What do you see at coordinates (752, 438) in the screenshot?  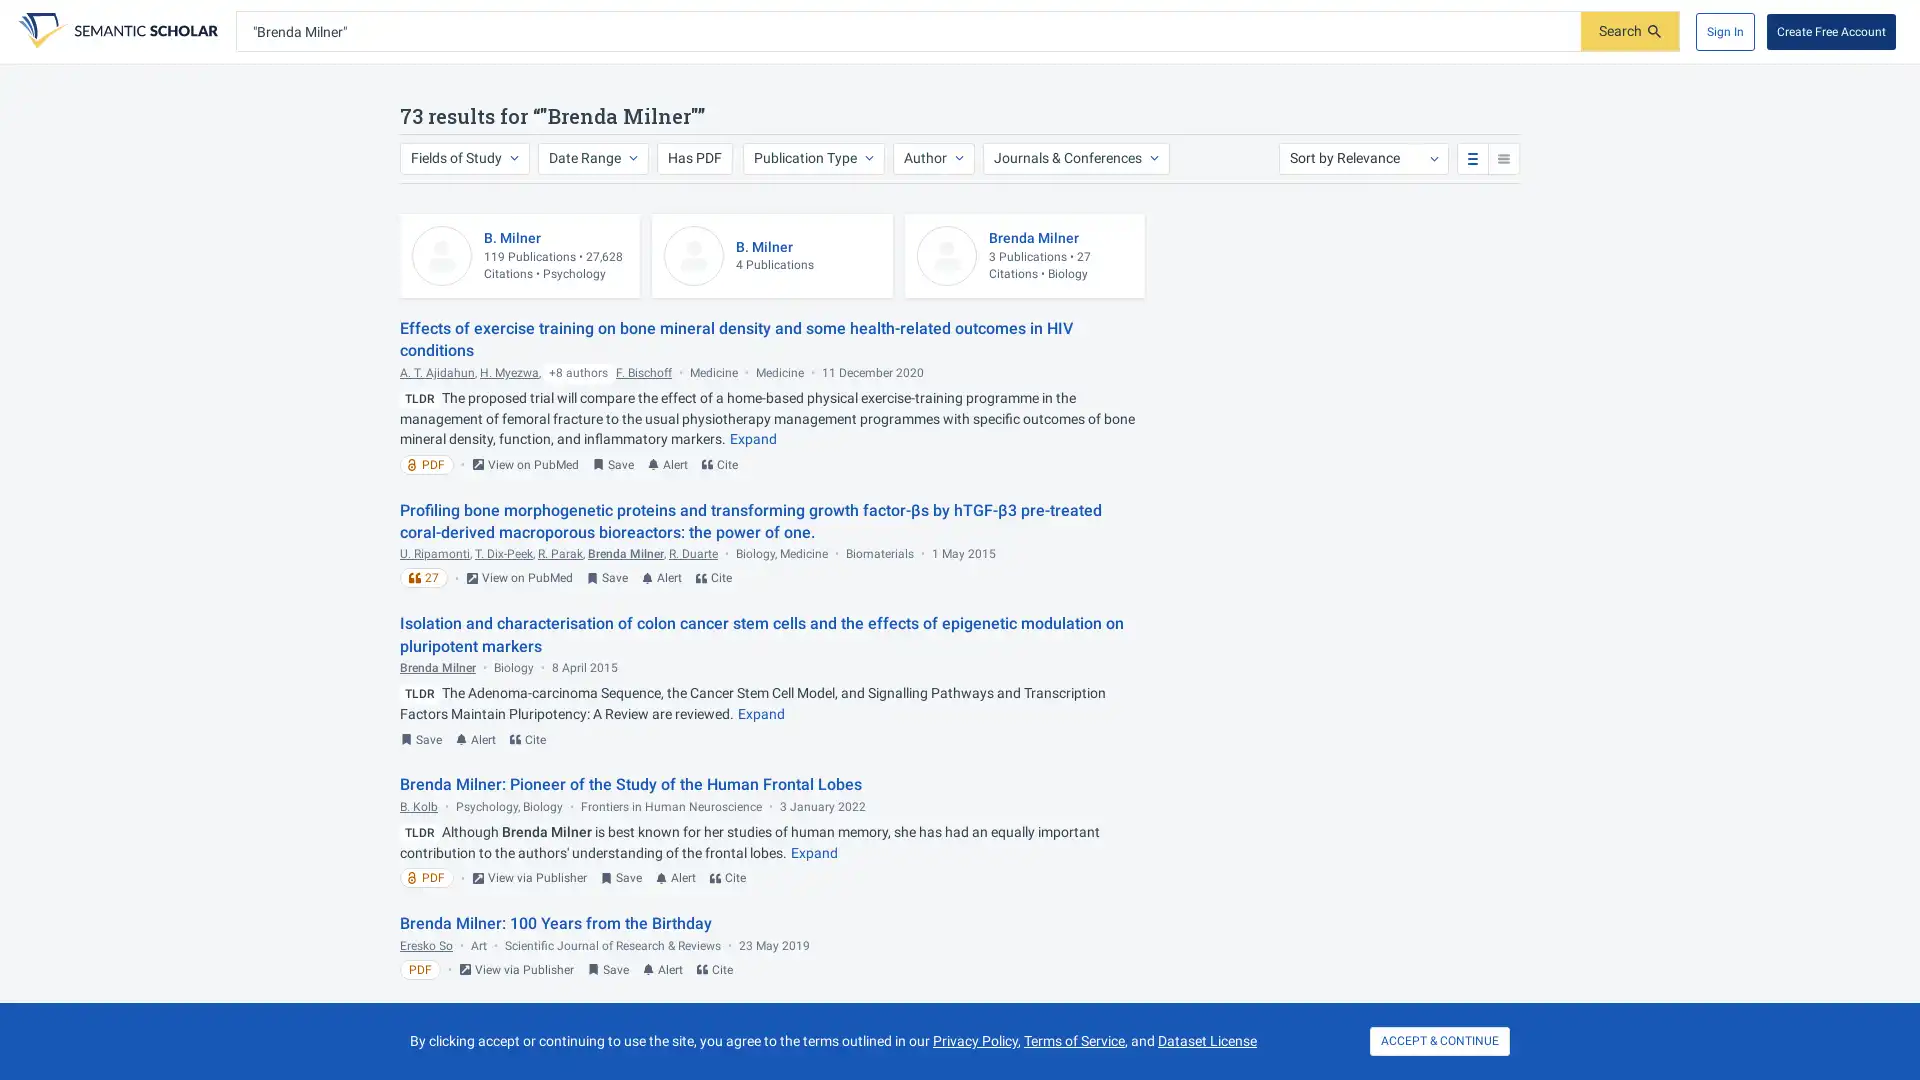 I see `Expand truncated text` at bounding box center [752, 438].